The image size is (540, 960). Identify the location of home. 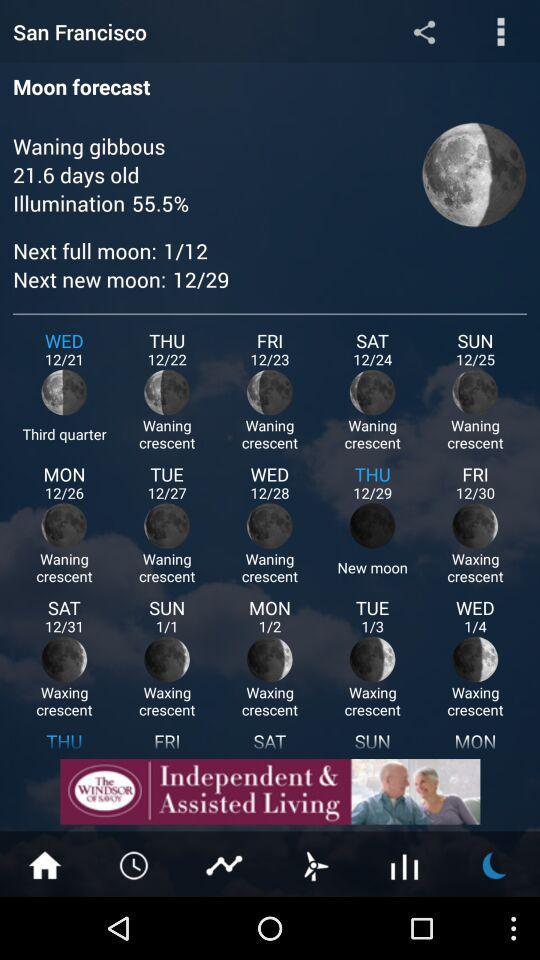
(44, 863).